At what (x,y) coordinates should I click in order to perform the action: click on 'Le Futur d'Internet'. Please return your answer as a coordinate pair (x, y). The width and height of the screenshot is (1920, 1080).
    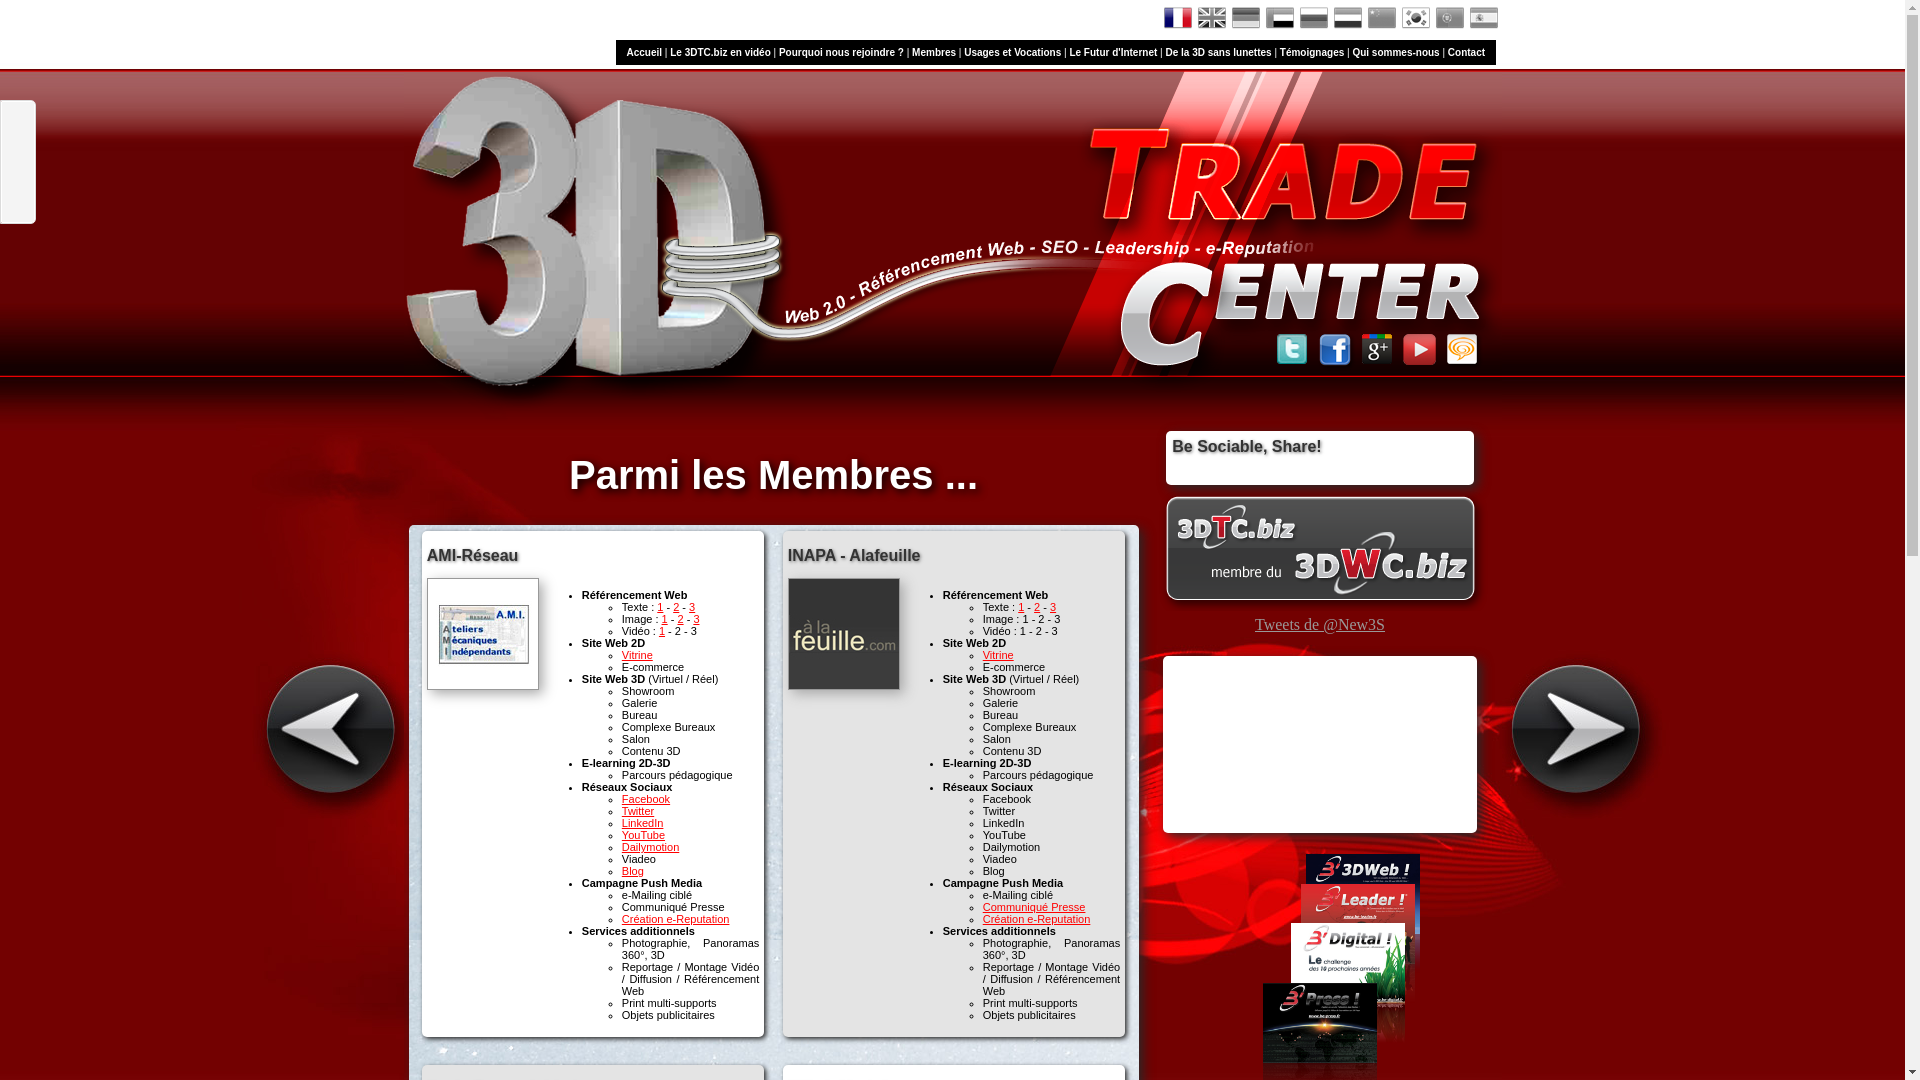
    Looking at the image, I should click on (1112, 51).